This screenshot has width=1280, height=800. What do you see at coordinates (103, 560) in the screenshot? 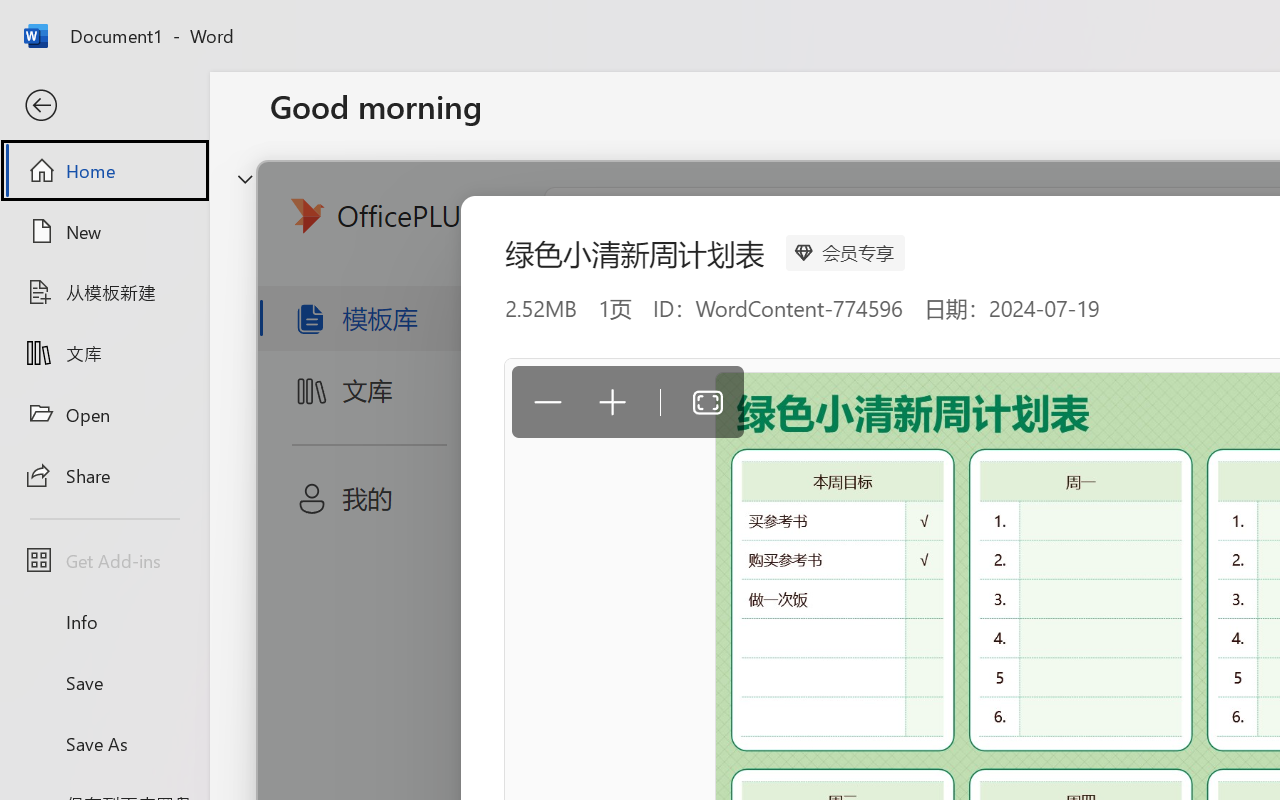
I see `'Get Add-ins'` at bounding box center [103, 560].